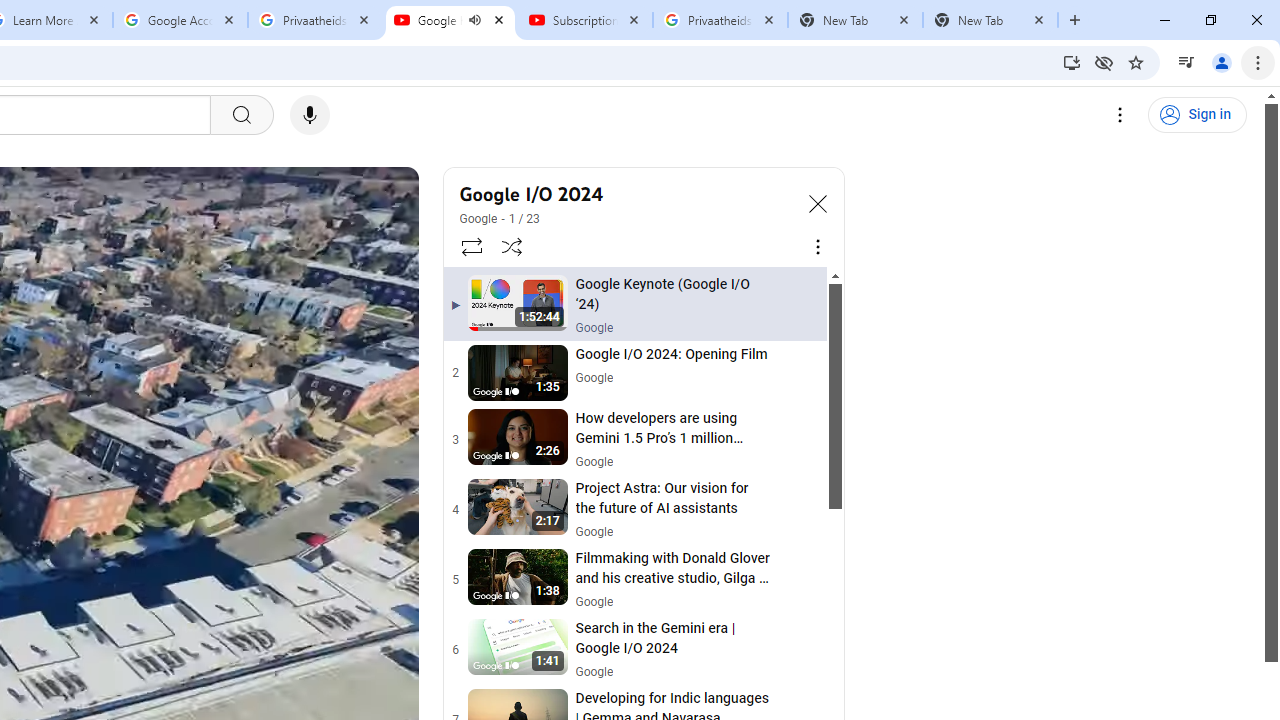  Describe the element at coordinates (990, 20) in the screenshot. I see `'New Tab'` at that location.